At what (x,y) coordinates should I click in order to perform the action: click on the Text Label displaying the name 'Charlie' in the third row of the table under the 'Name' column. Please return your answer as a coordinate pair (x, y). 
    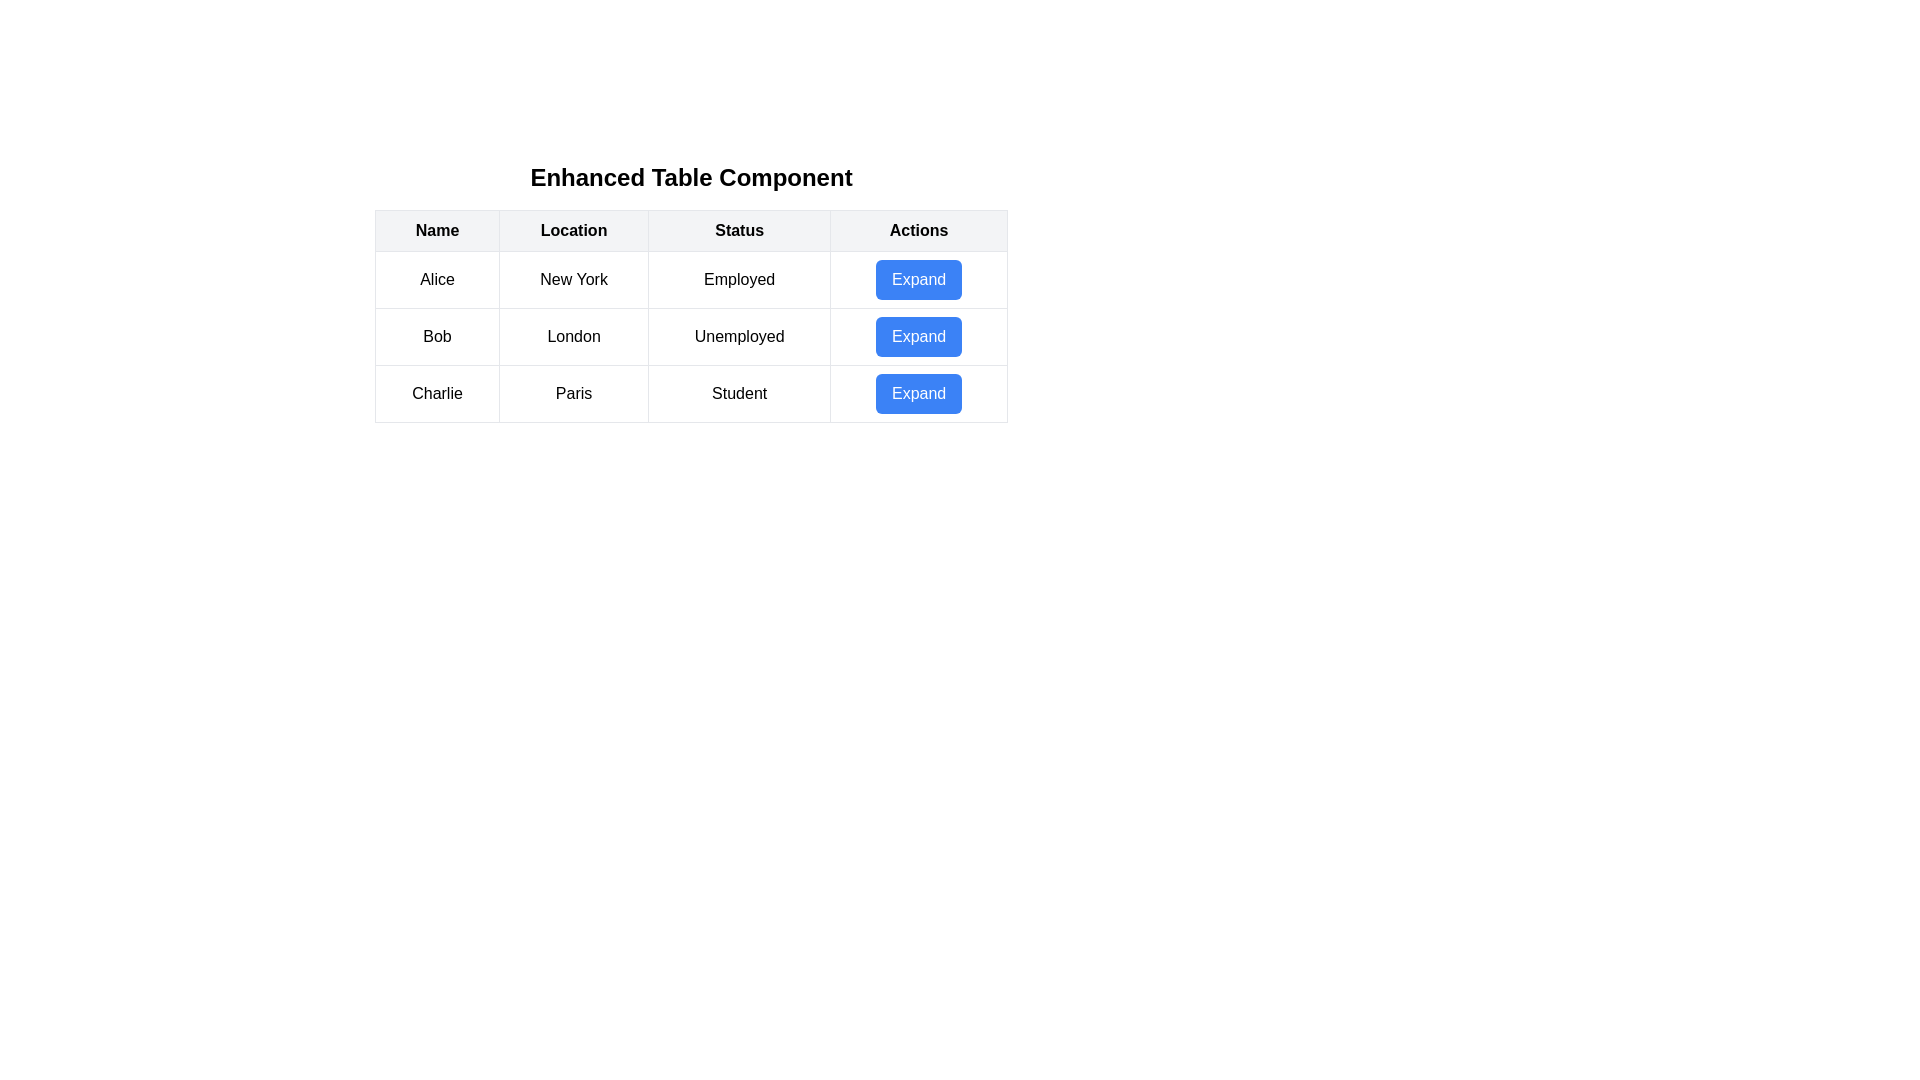
    Looking at the image, I should click on (436, 393).